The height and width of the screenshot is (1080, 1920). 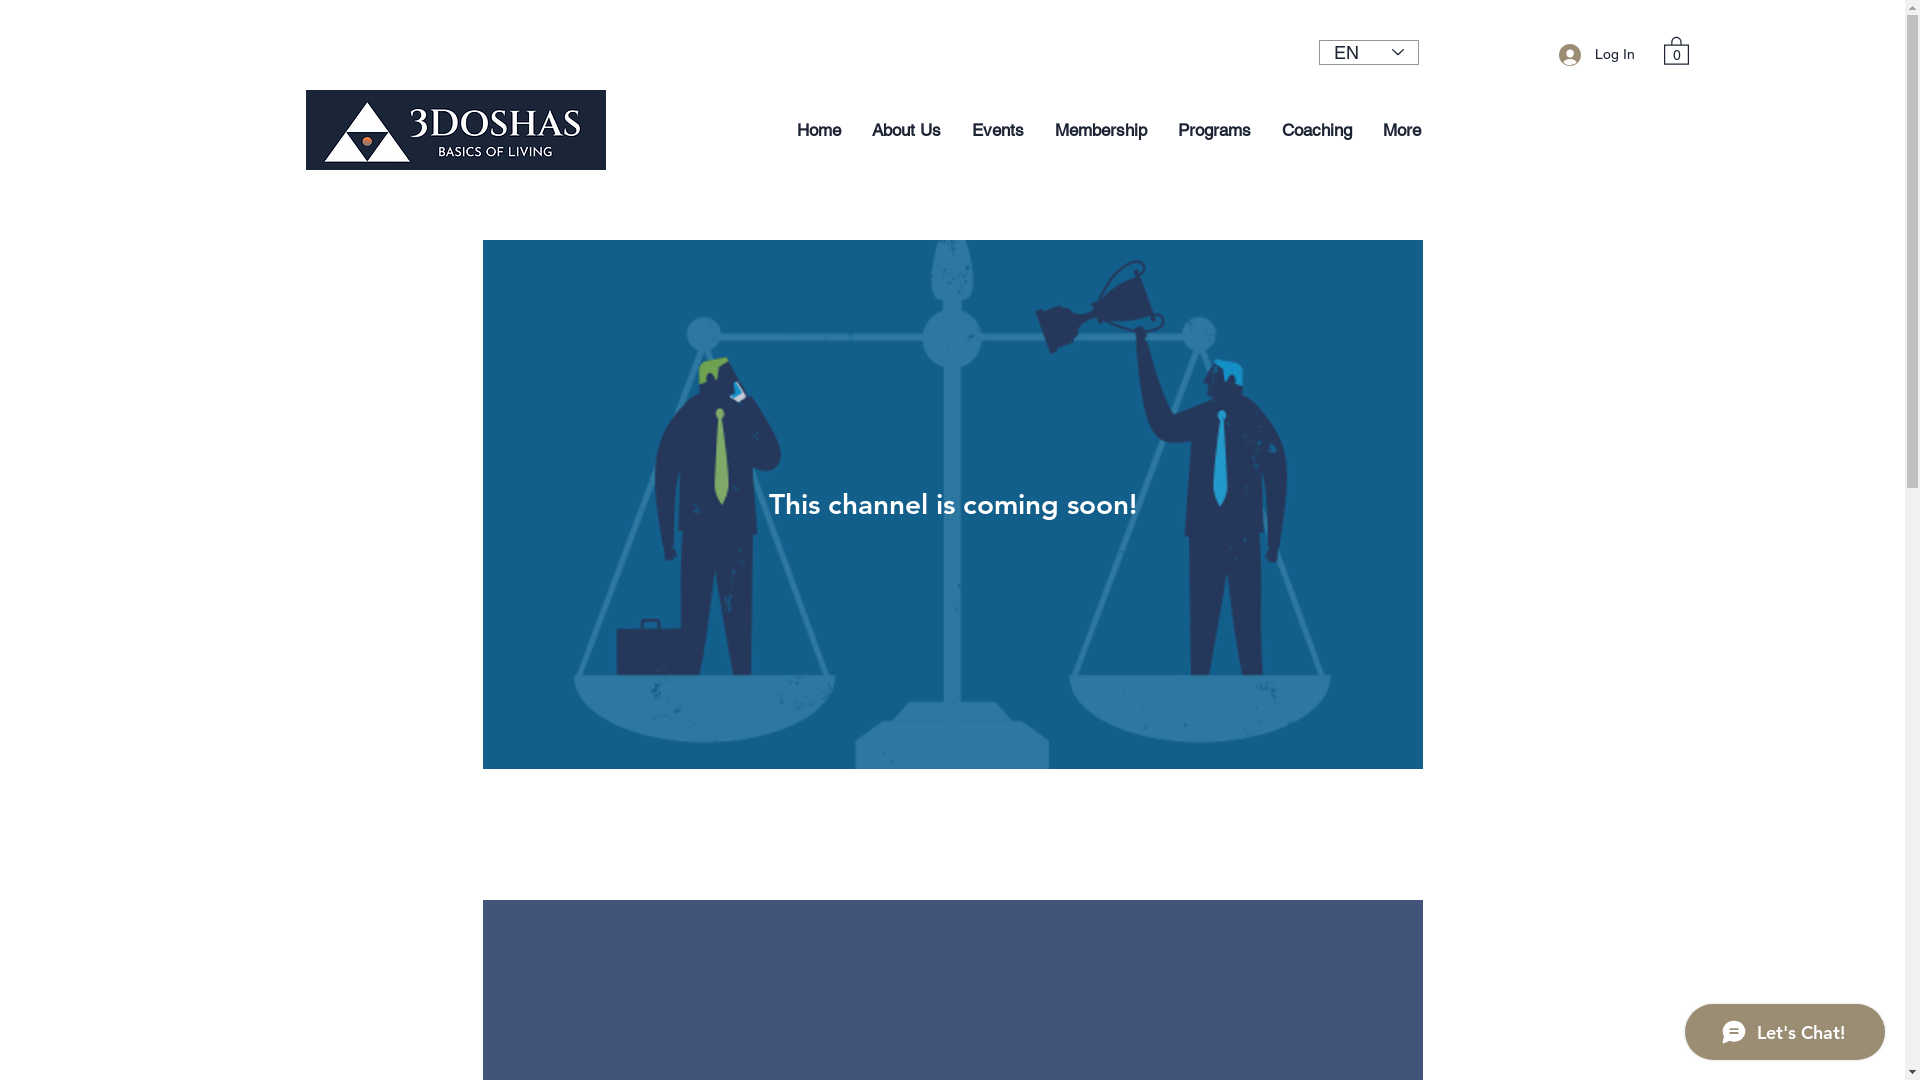 What do you see at coordinates (1596, 53) in the screenshot?
I see `'Log In'` at bounding box center [1596, 53].